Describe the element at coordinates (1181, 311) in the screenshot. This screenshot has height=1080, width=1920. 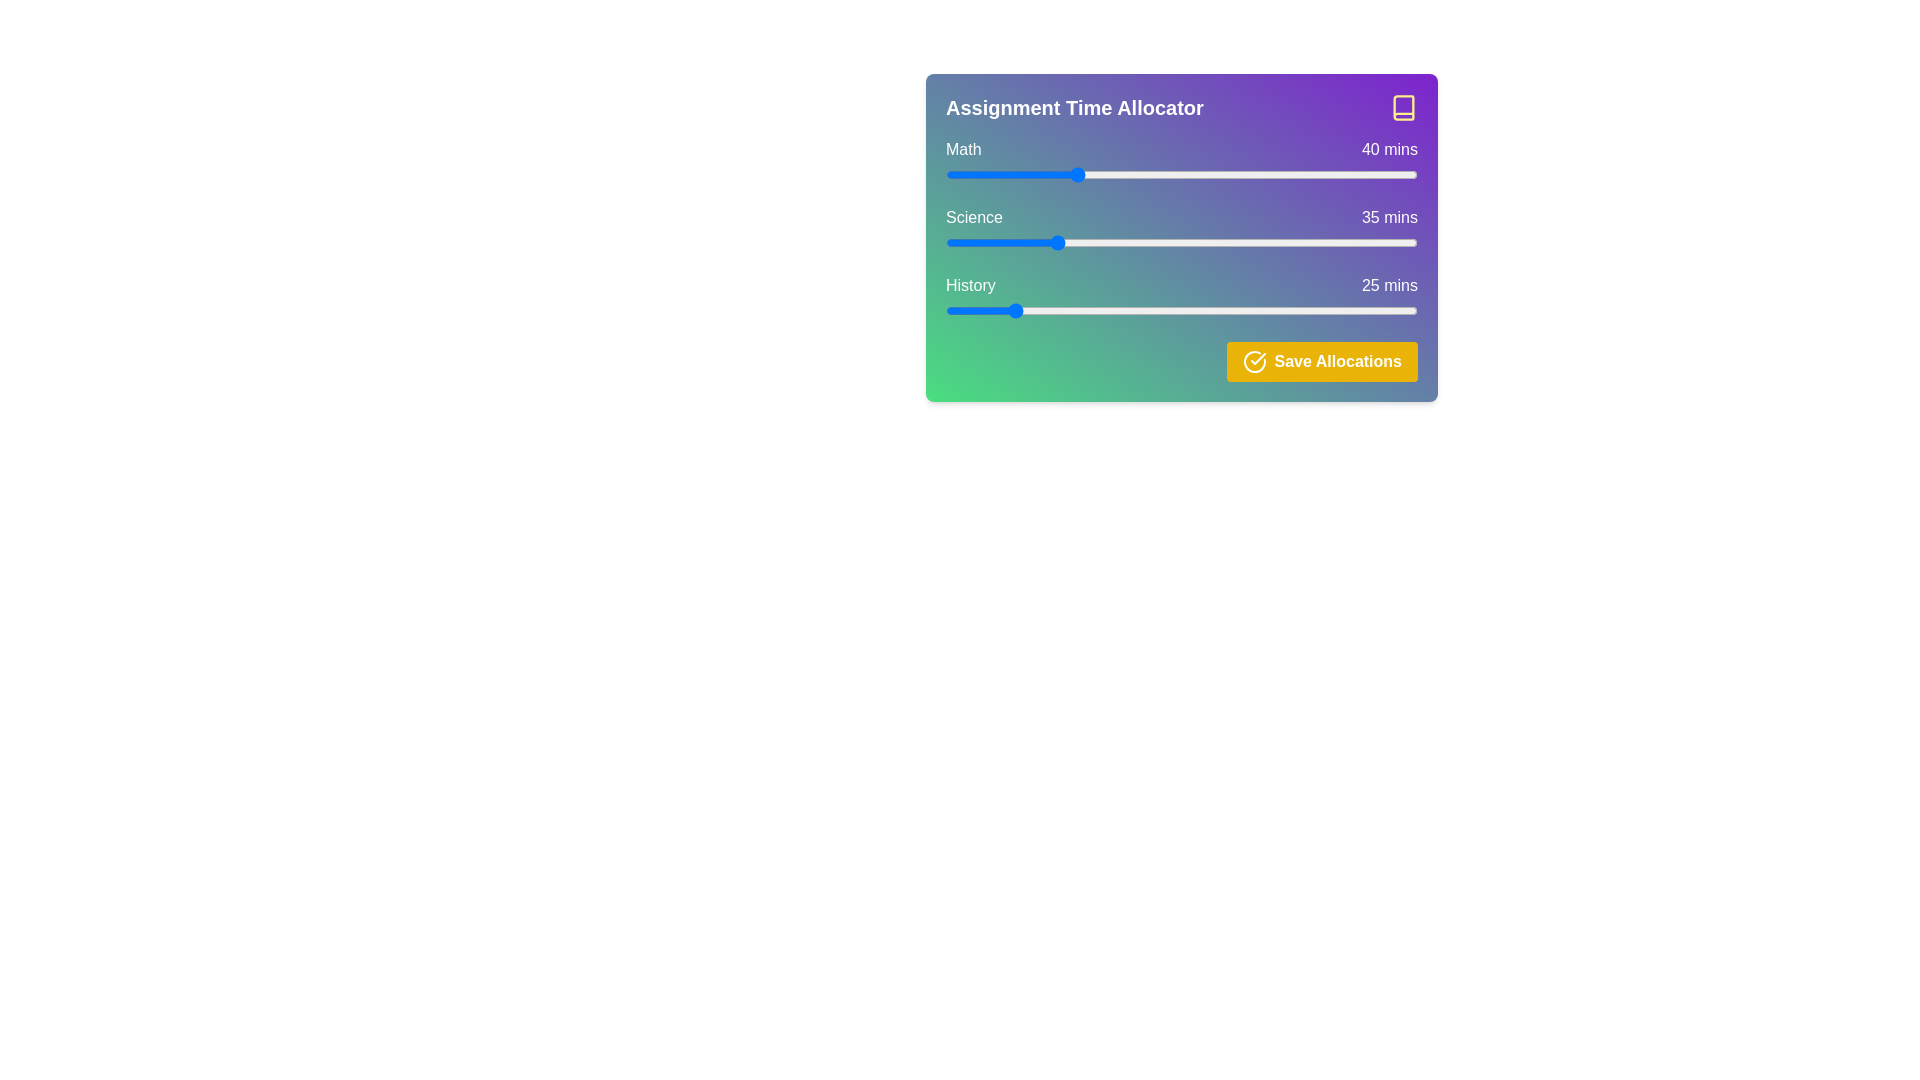
I see `history time allocation` at that location.